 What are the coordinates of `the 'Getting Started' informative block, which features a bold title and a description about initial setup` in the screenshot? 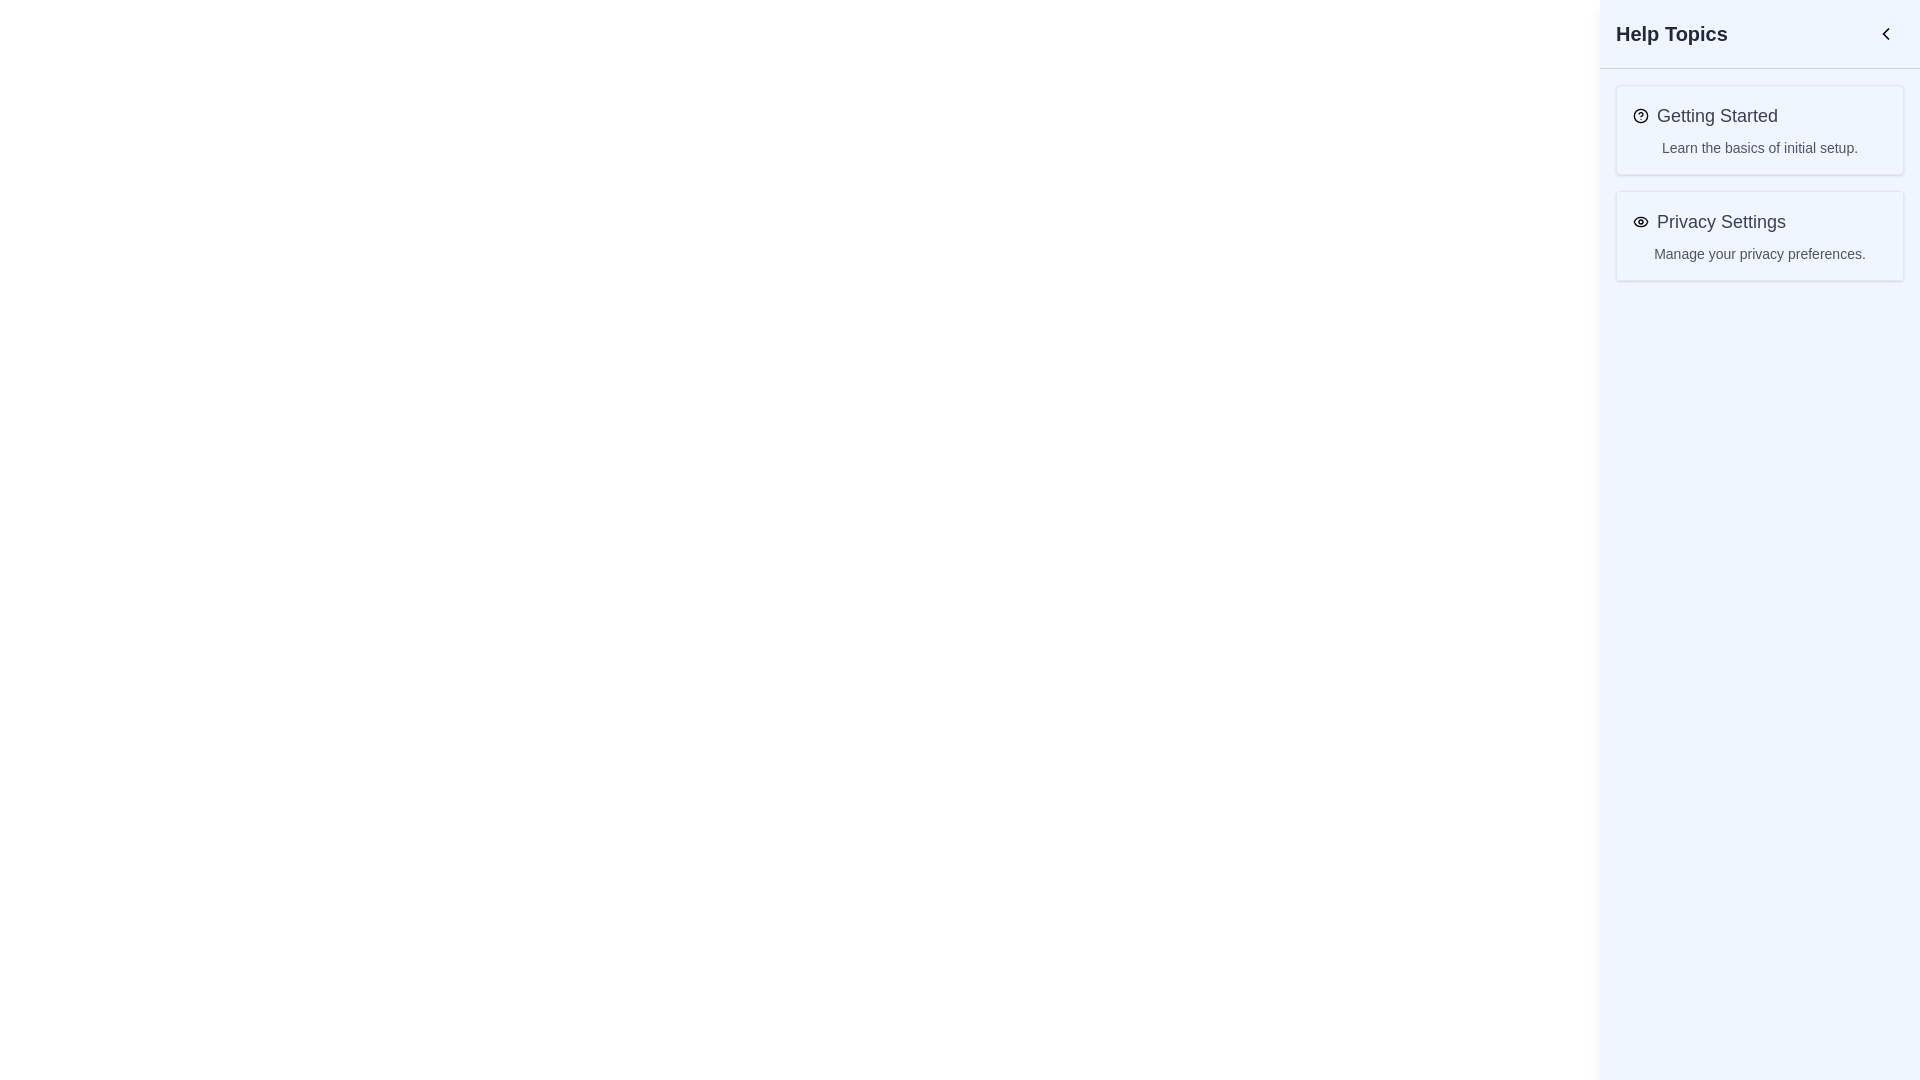 It's located at (1760, 130).